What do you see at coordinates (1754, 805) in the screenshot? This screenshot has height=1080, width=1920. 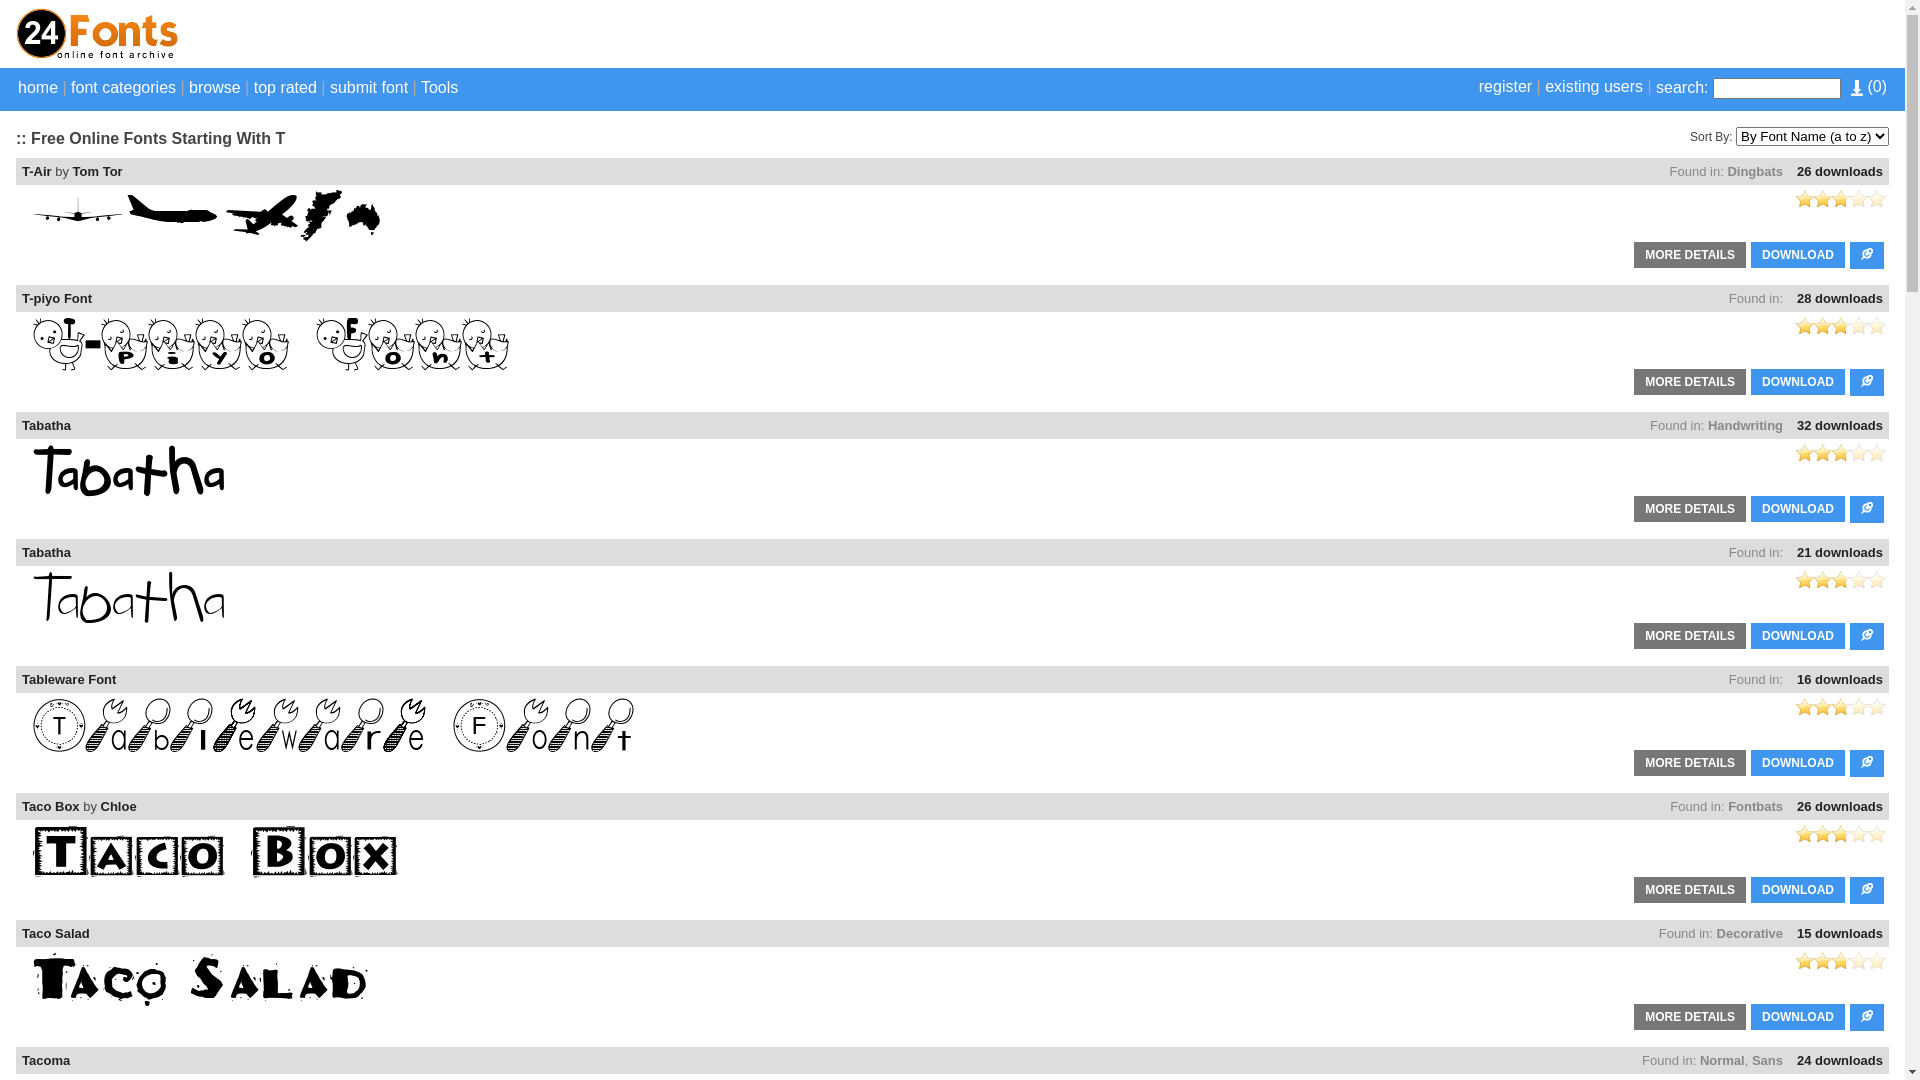 I see `'Fontbats'` at bounding box center [1754, 805].